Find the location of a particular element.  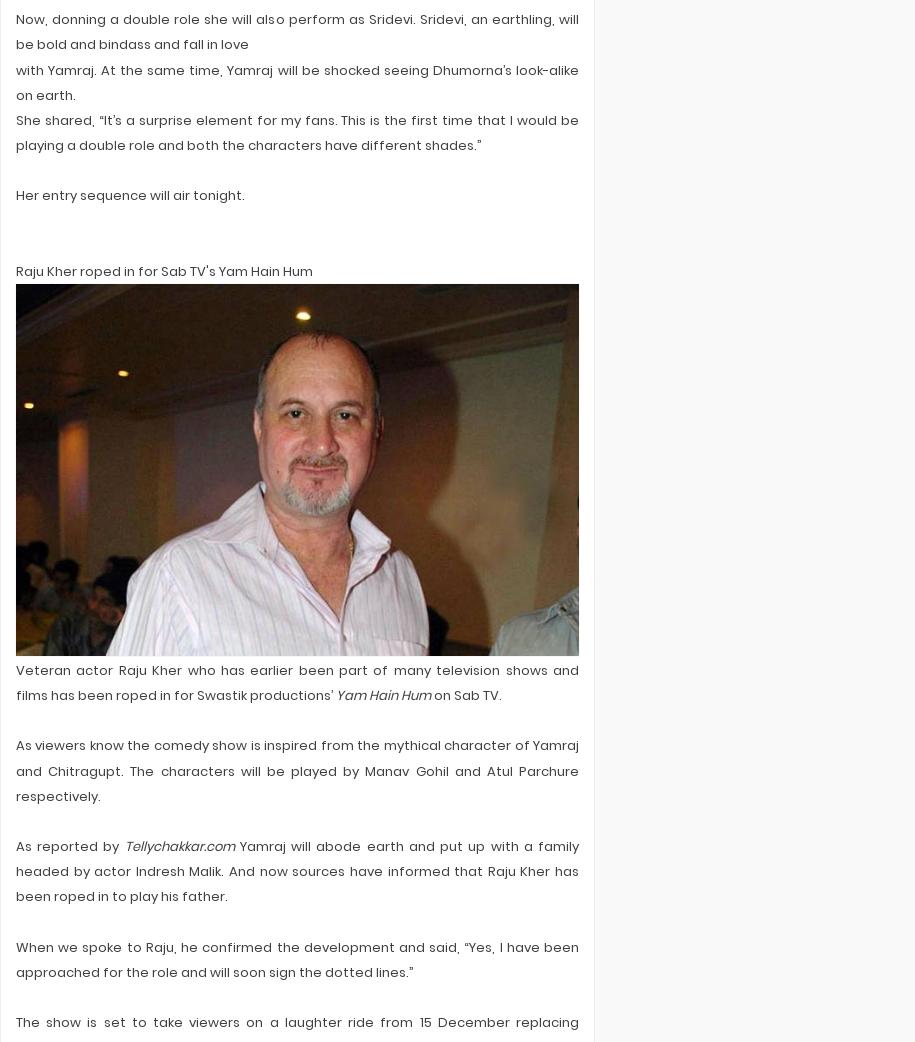

'on Sab TV.' is located at coordinates (465, 694).